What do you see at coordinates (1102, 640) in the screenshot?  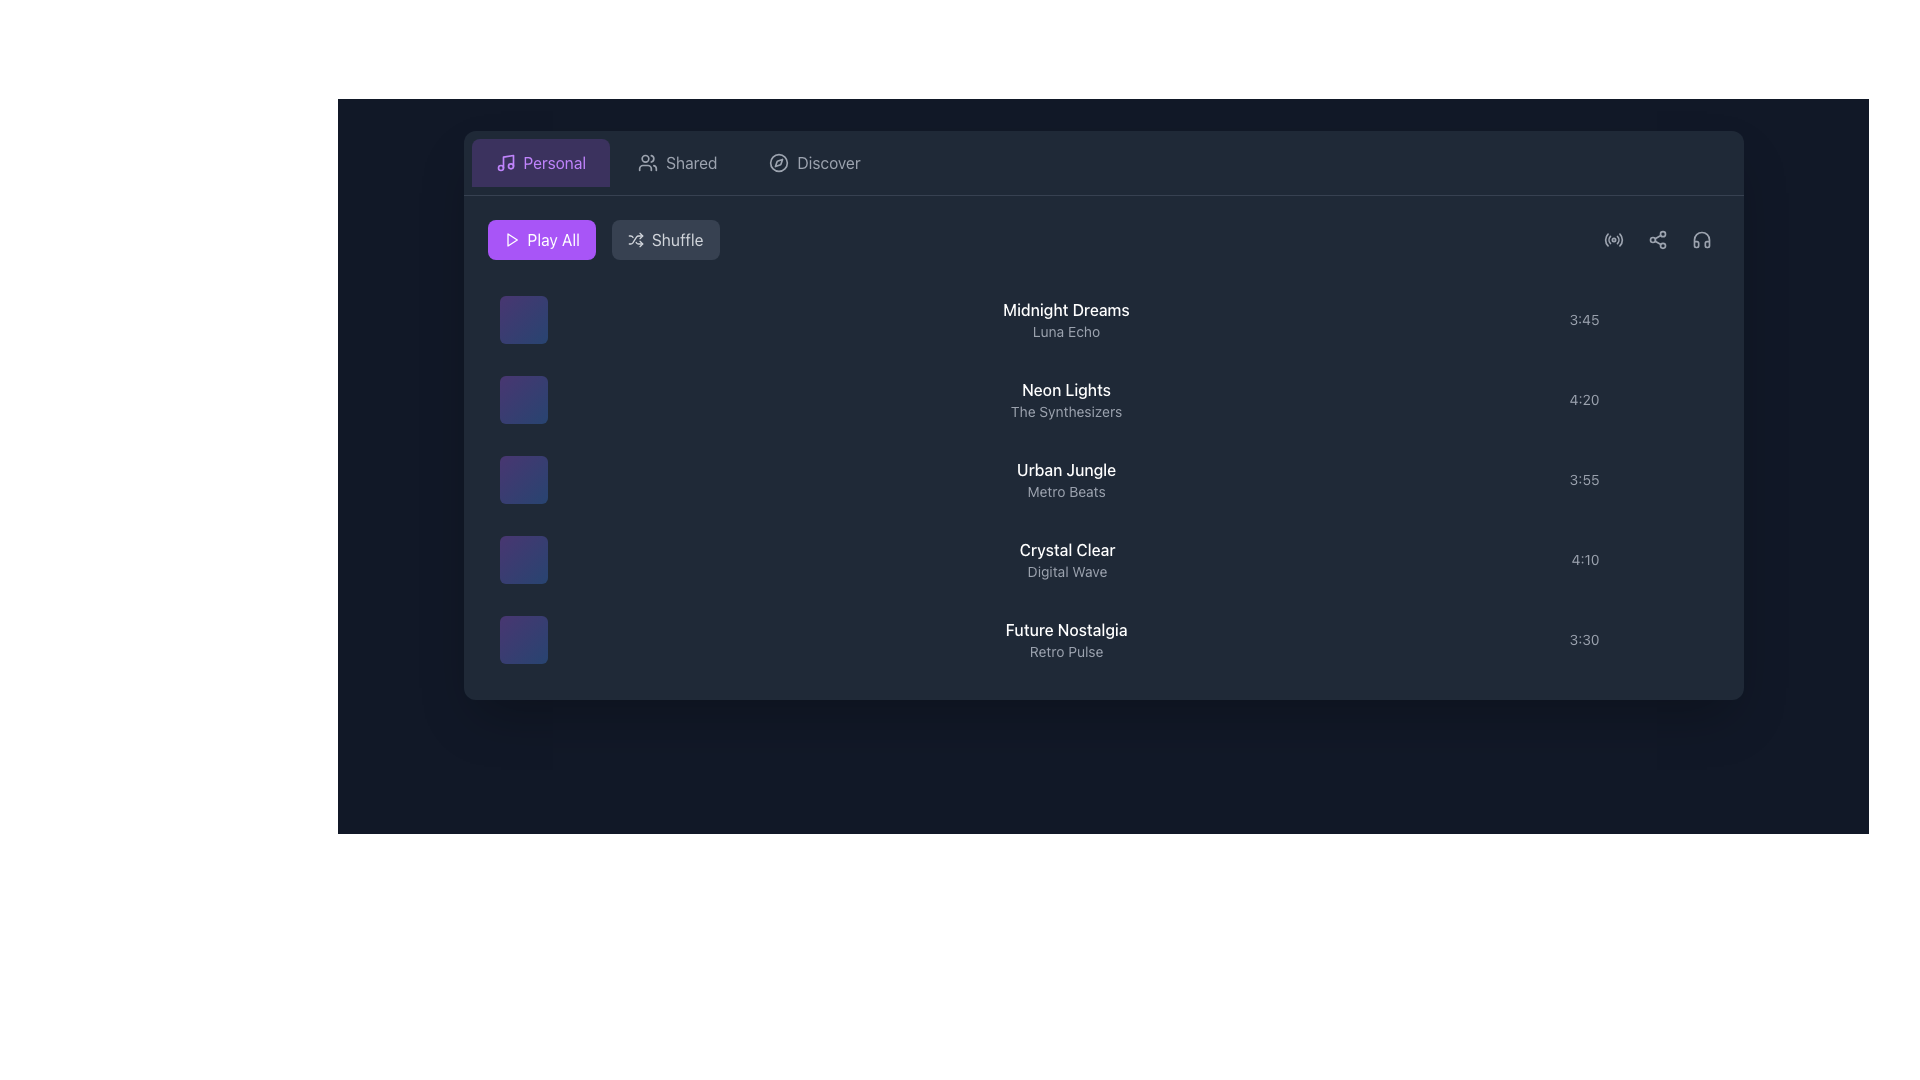 I see `the last song entry in the playlist, which displays the song title, artist, and duration` at bounding box center [1102, 640].